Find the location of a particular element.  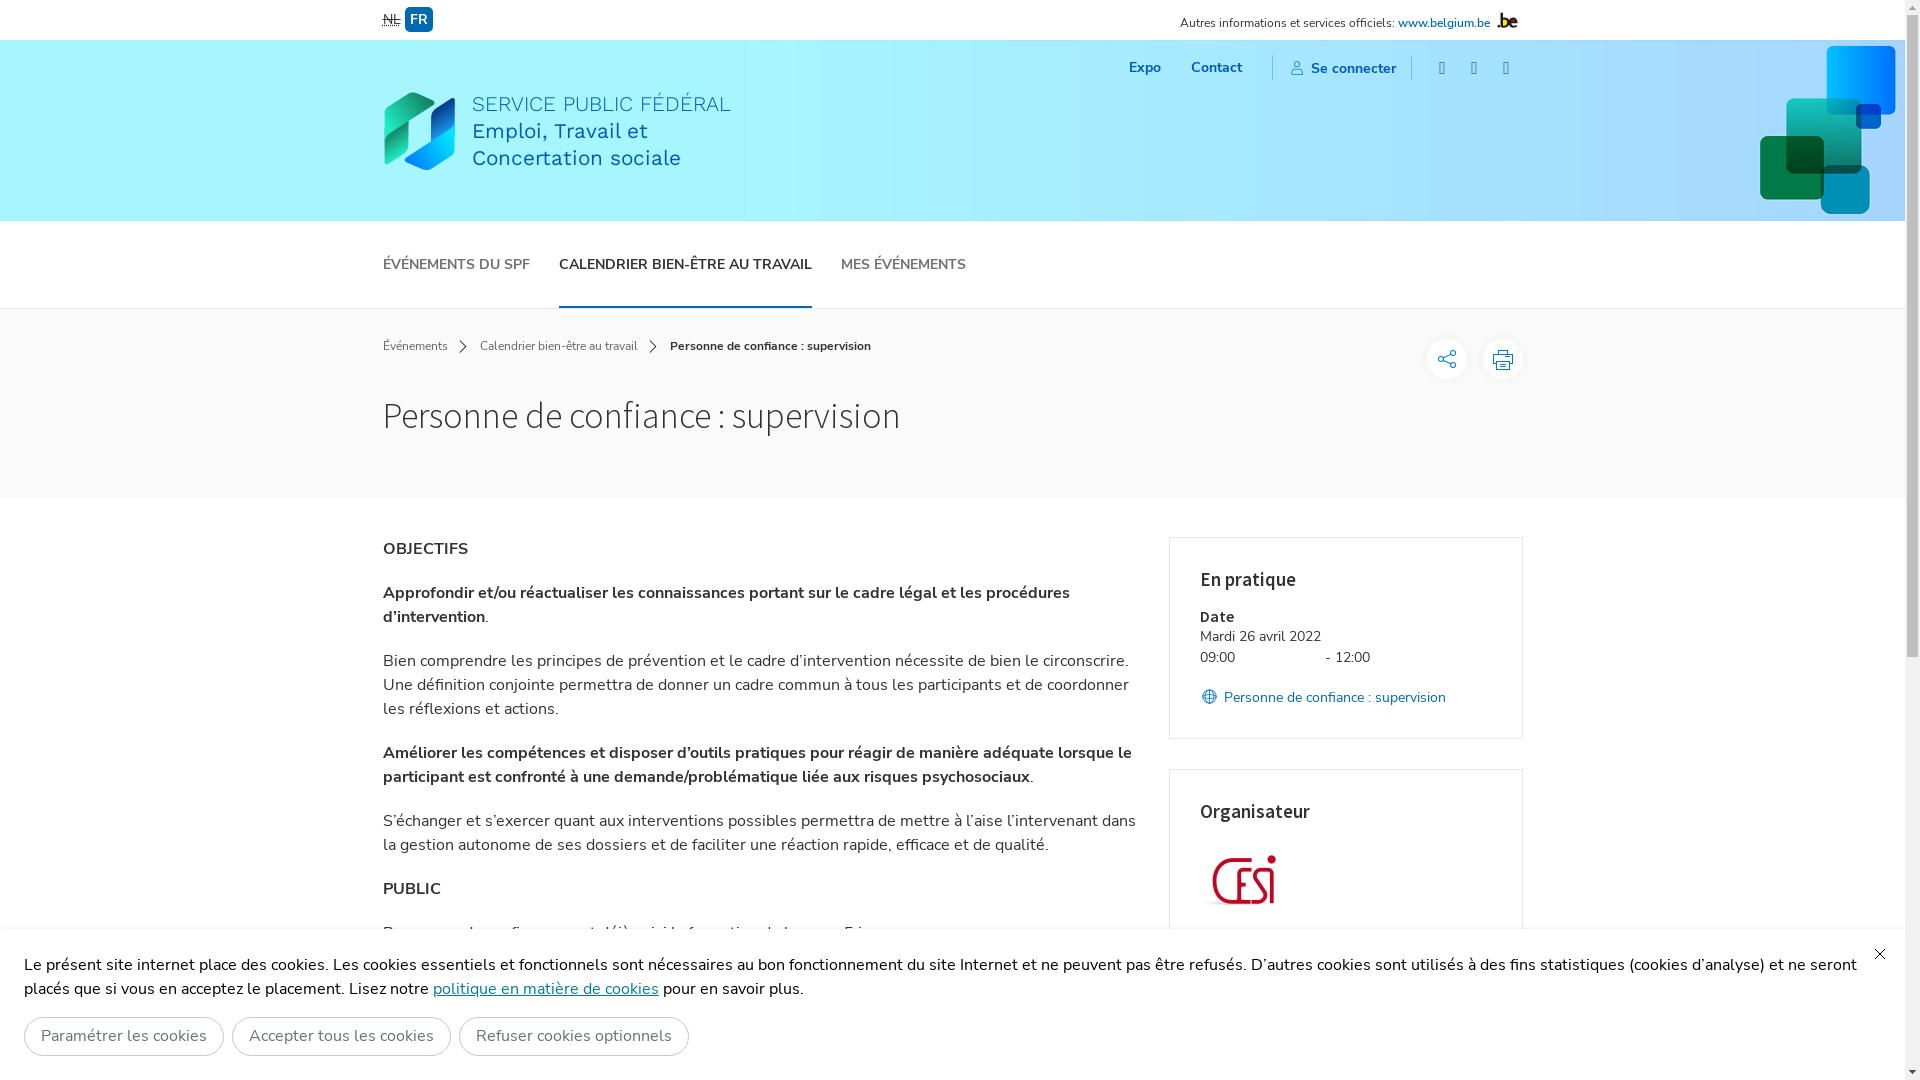

'Expo' is located at coordinates (1143, 66).